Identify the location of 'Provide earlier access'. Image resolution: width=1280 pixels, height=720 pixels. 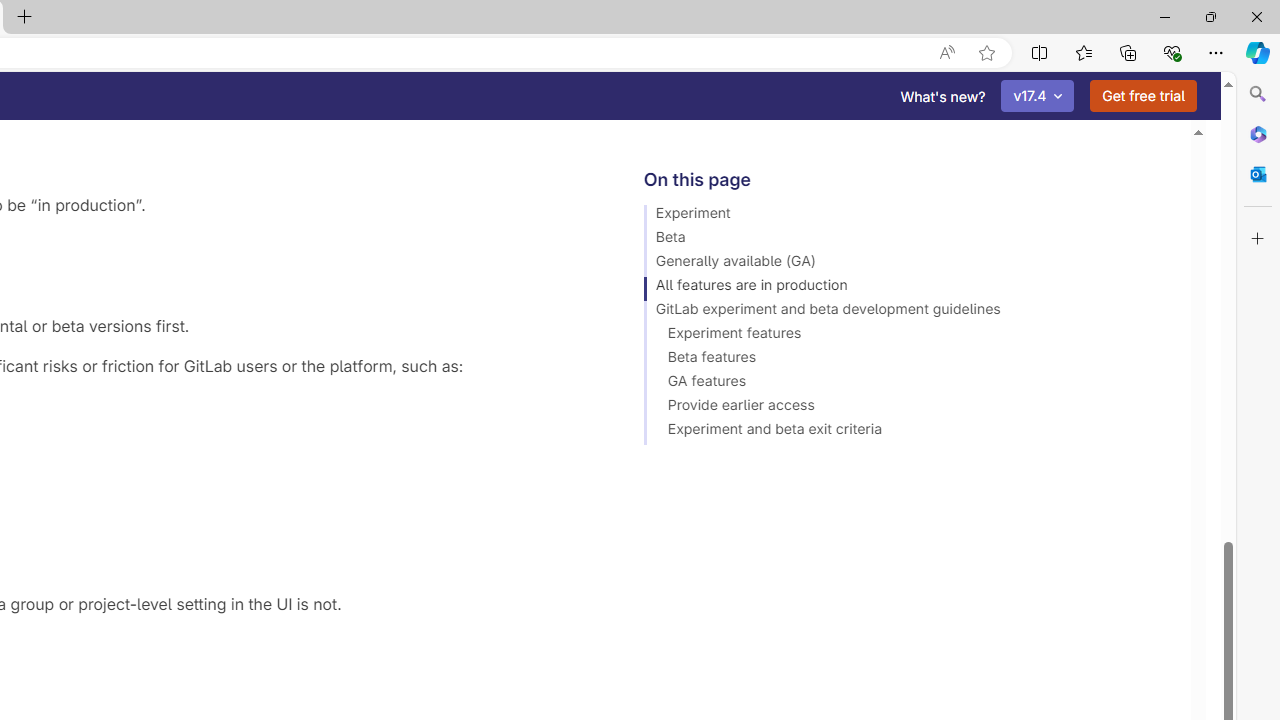
(907, 407).